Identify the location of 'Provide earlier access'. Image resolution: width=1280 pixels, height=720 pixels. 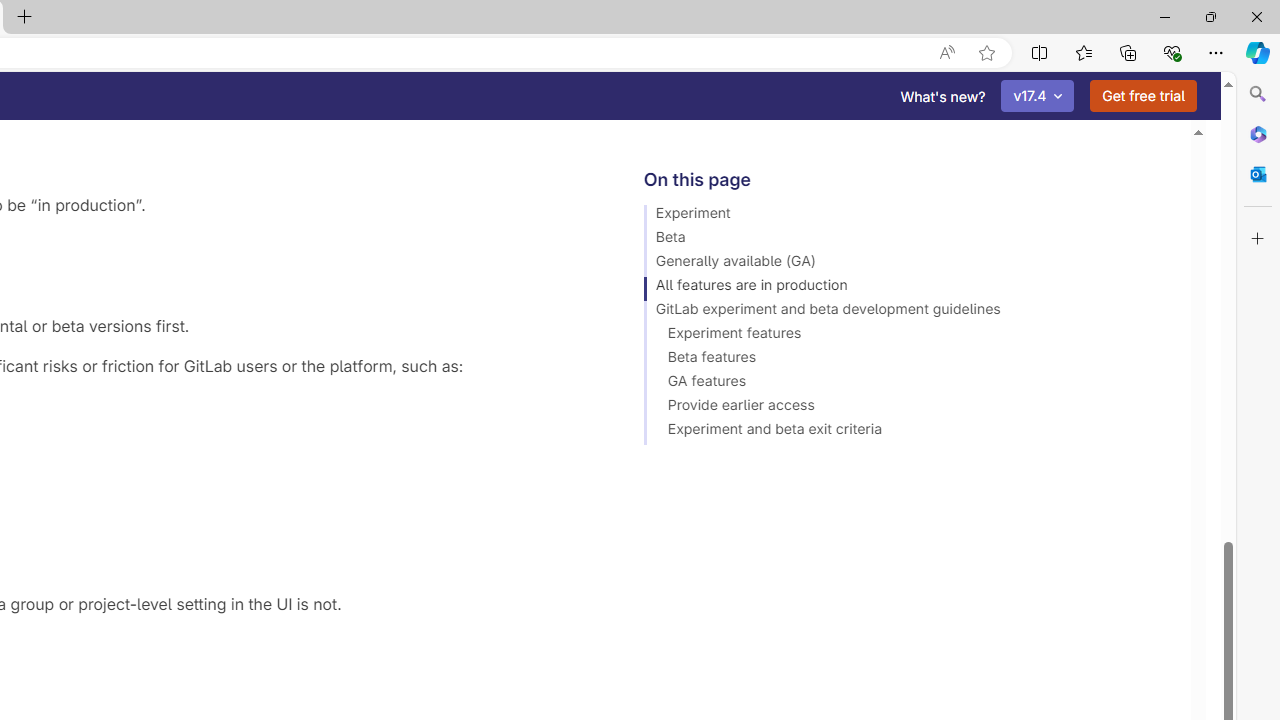
(907, 407).